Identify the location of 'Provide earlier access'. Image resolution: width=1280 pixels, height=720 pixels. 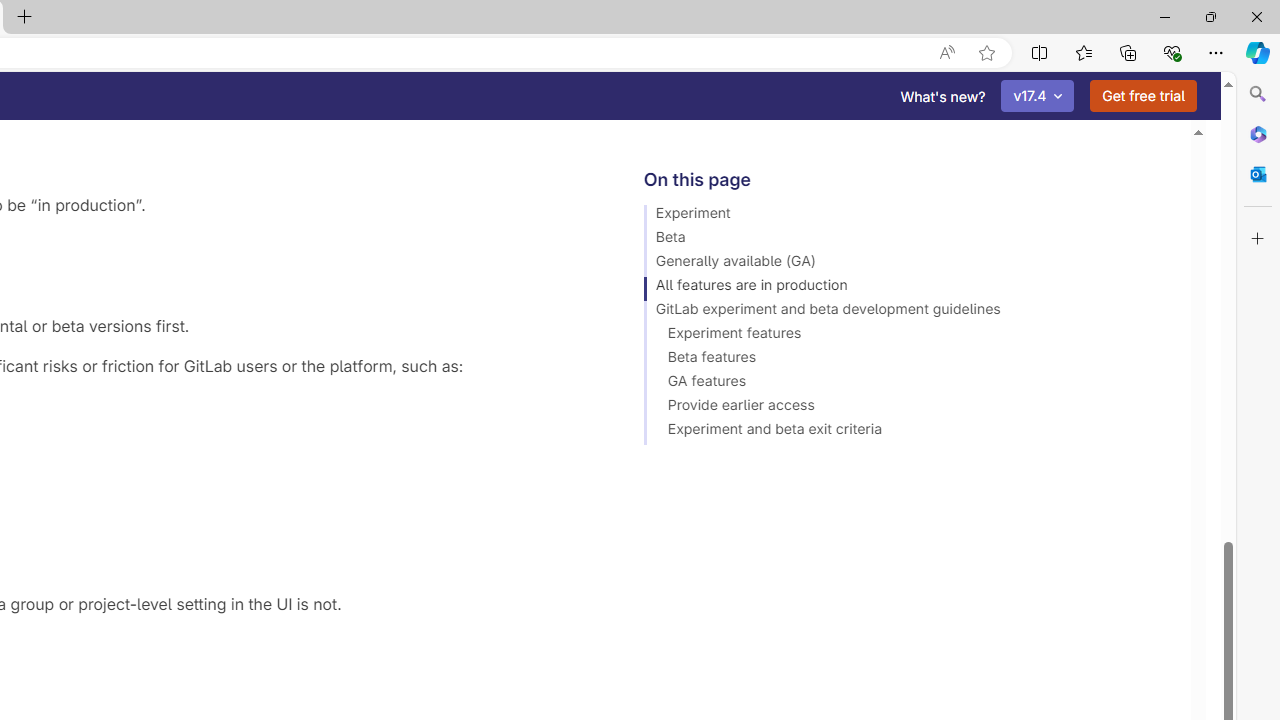
(907, 407).